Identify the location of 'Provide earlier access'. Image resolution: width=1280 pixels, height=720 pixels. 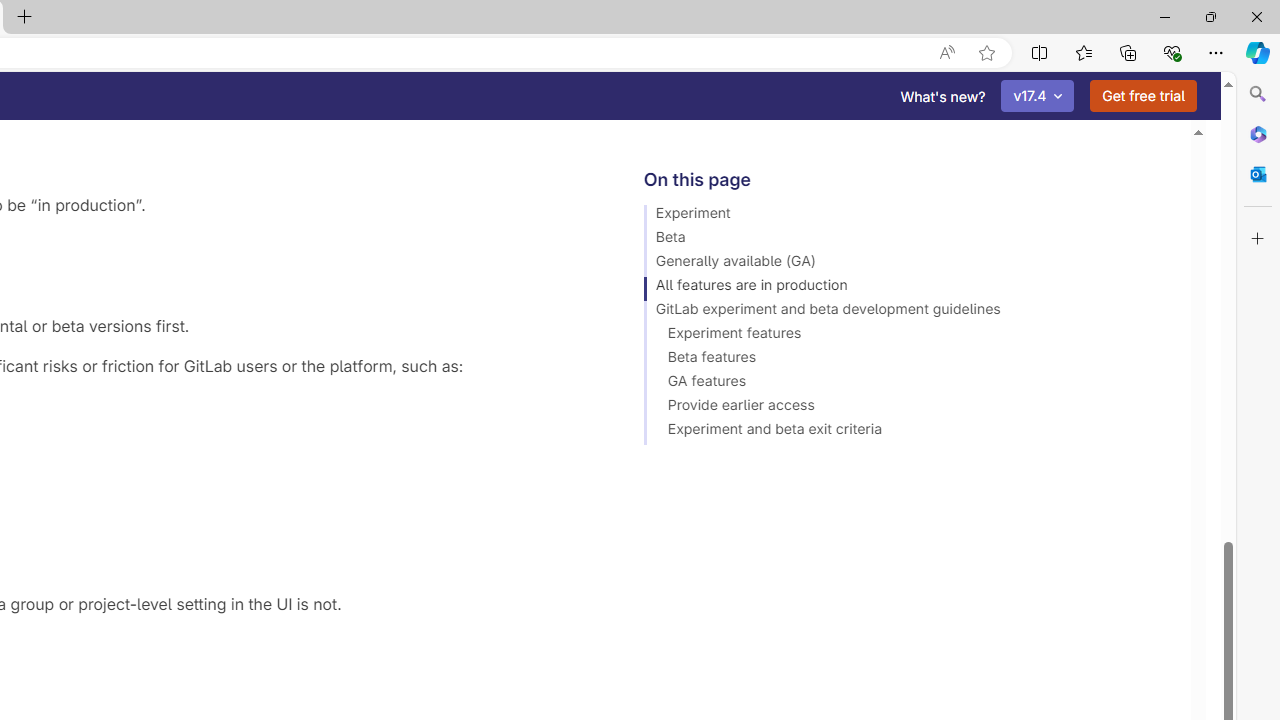
(907, 407).